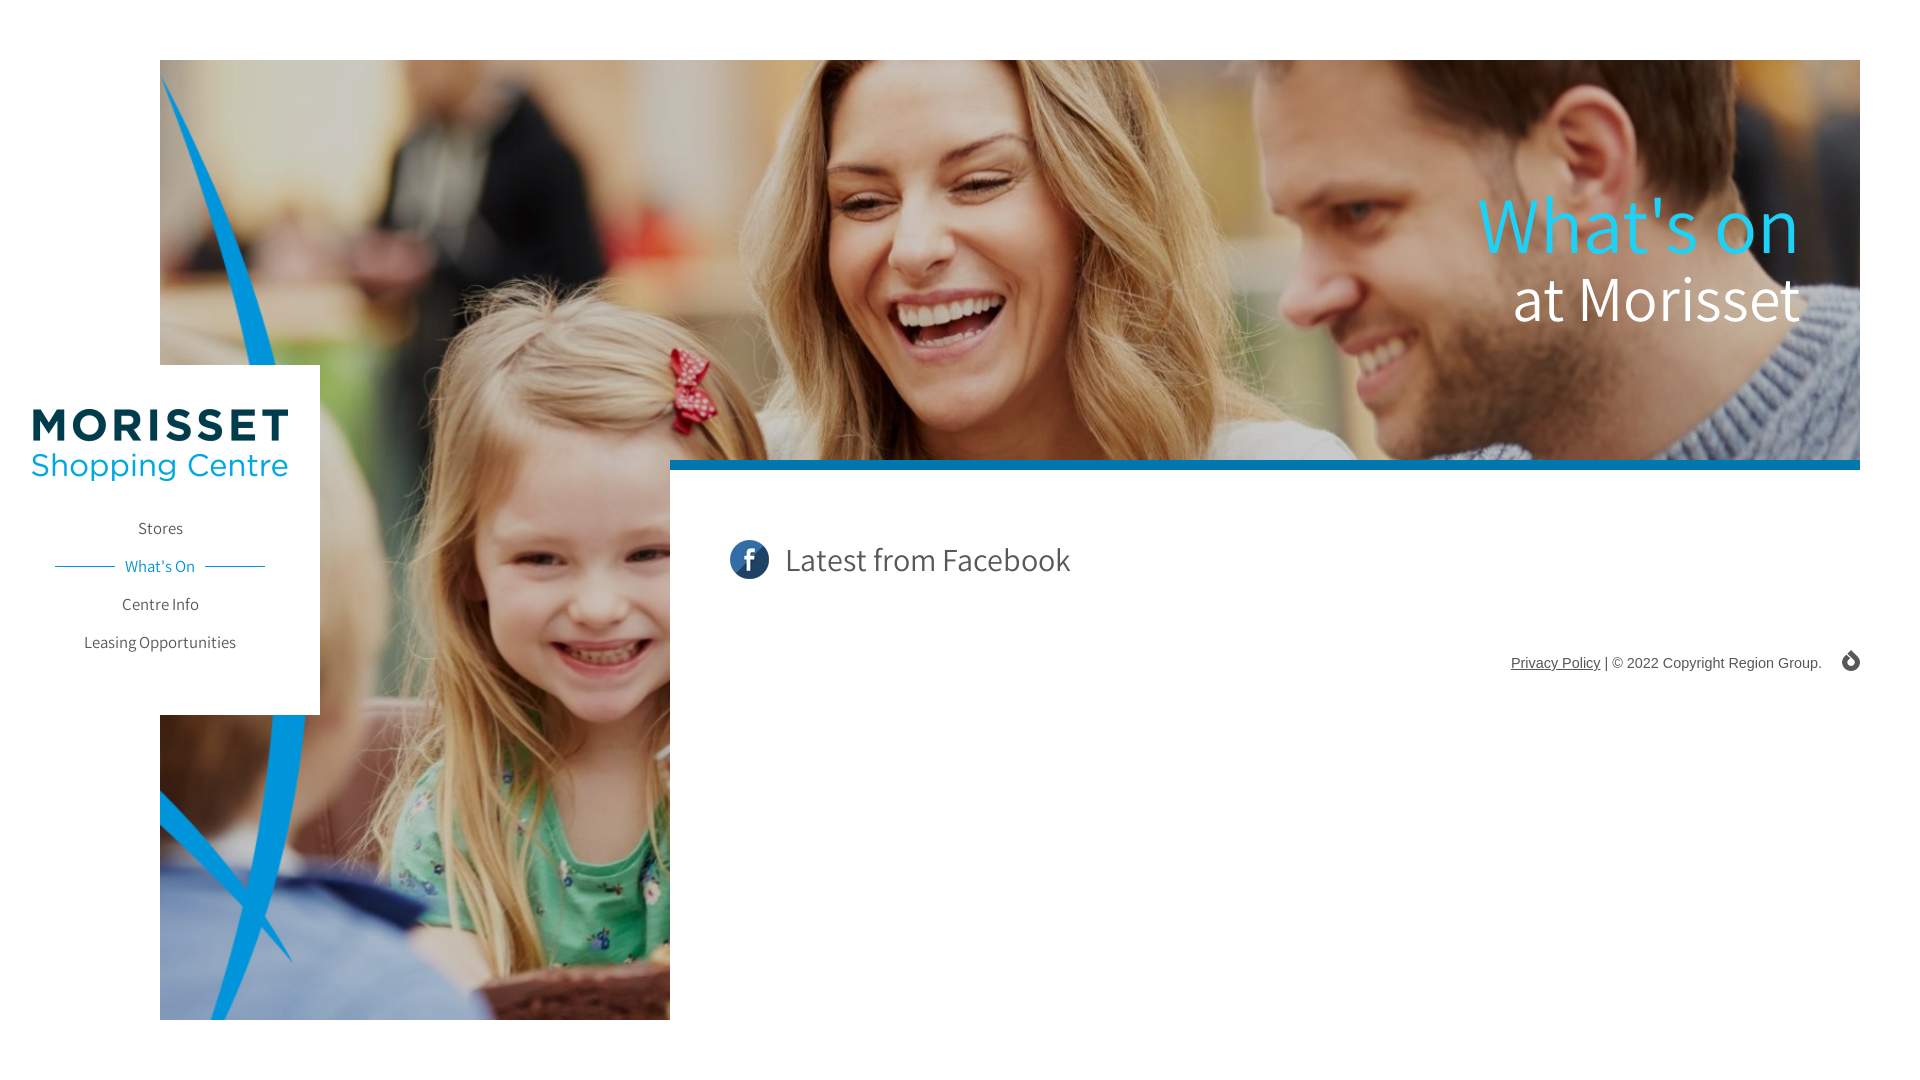  Describe the element at coordinates (158, 603) in the screenshot. I see `'Centre Info'` at that location.